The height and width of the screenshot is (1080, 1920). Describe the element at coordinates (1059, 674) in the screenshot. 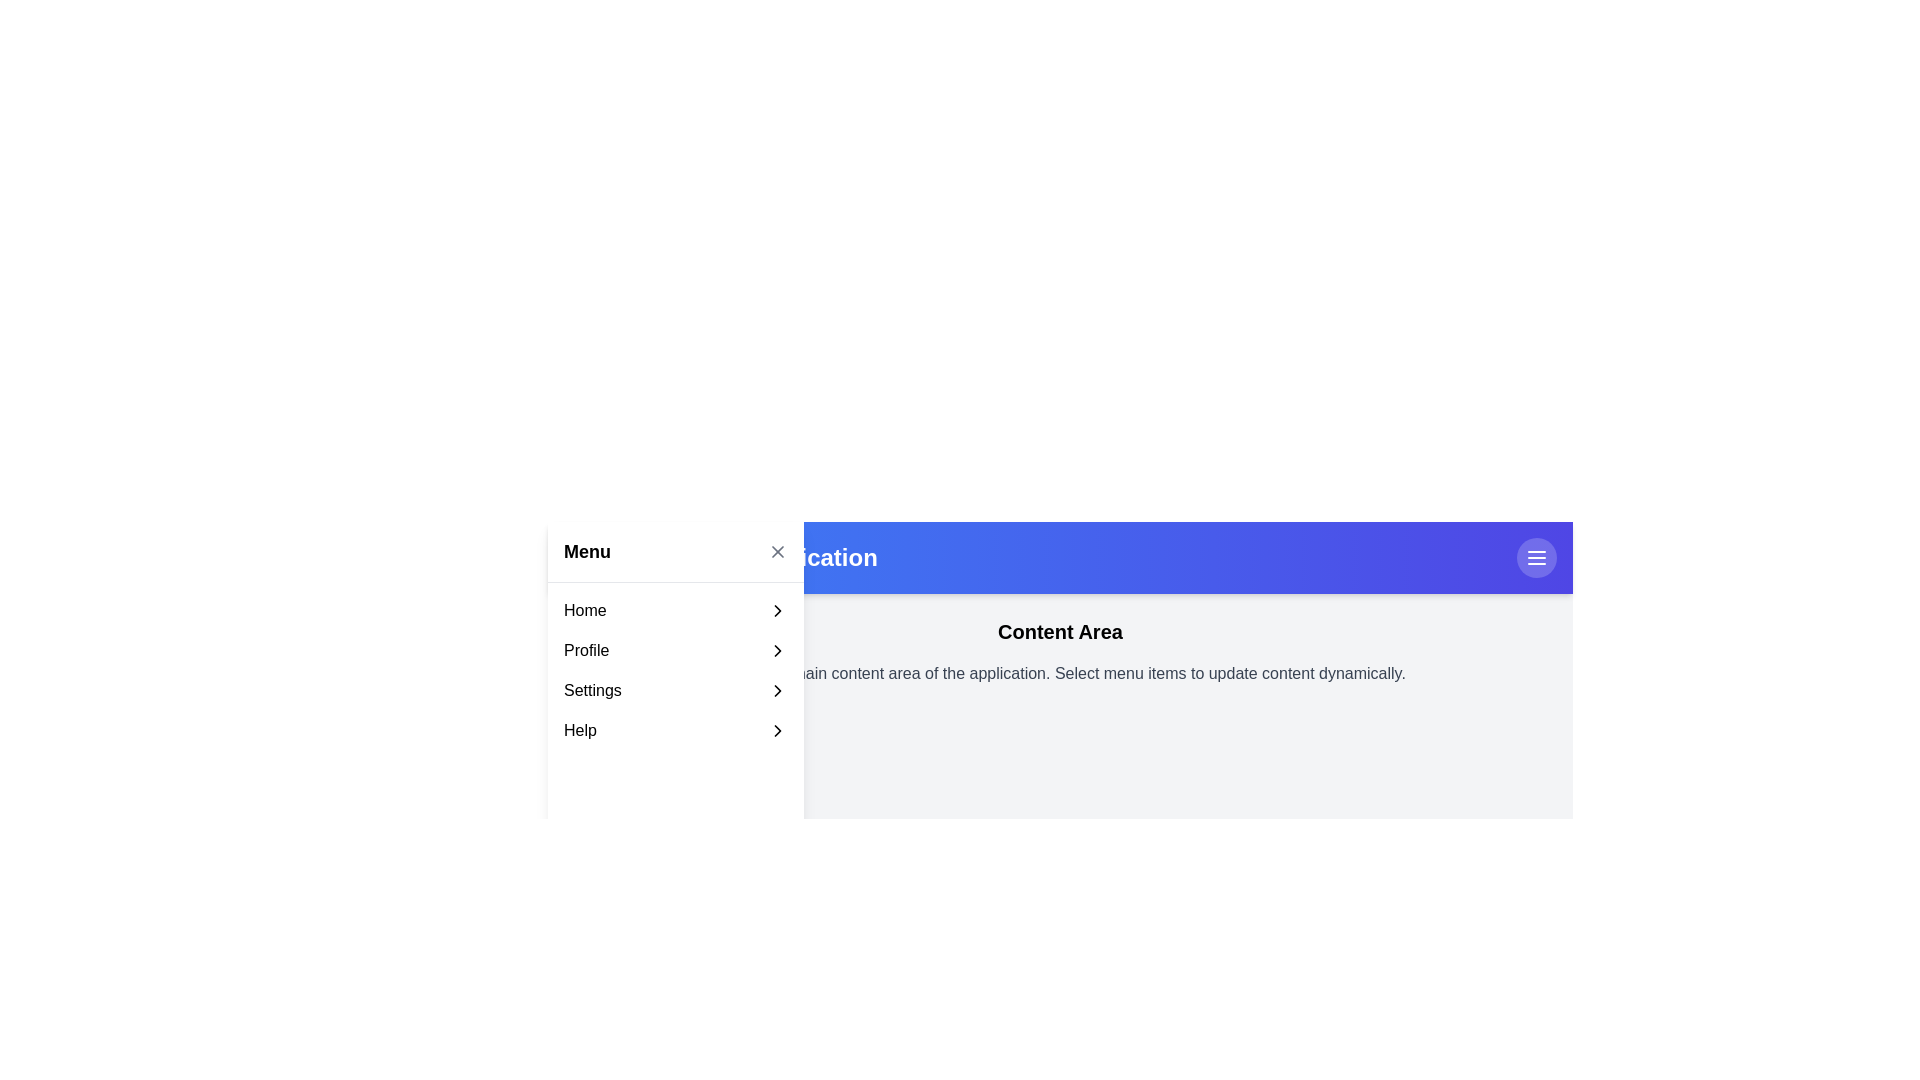

I see `the static text content that informs the user about the purpose and usage of the main content area, located below the title 'Content Area'` at that location.